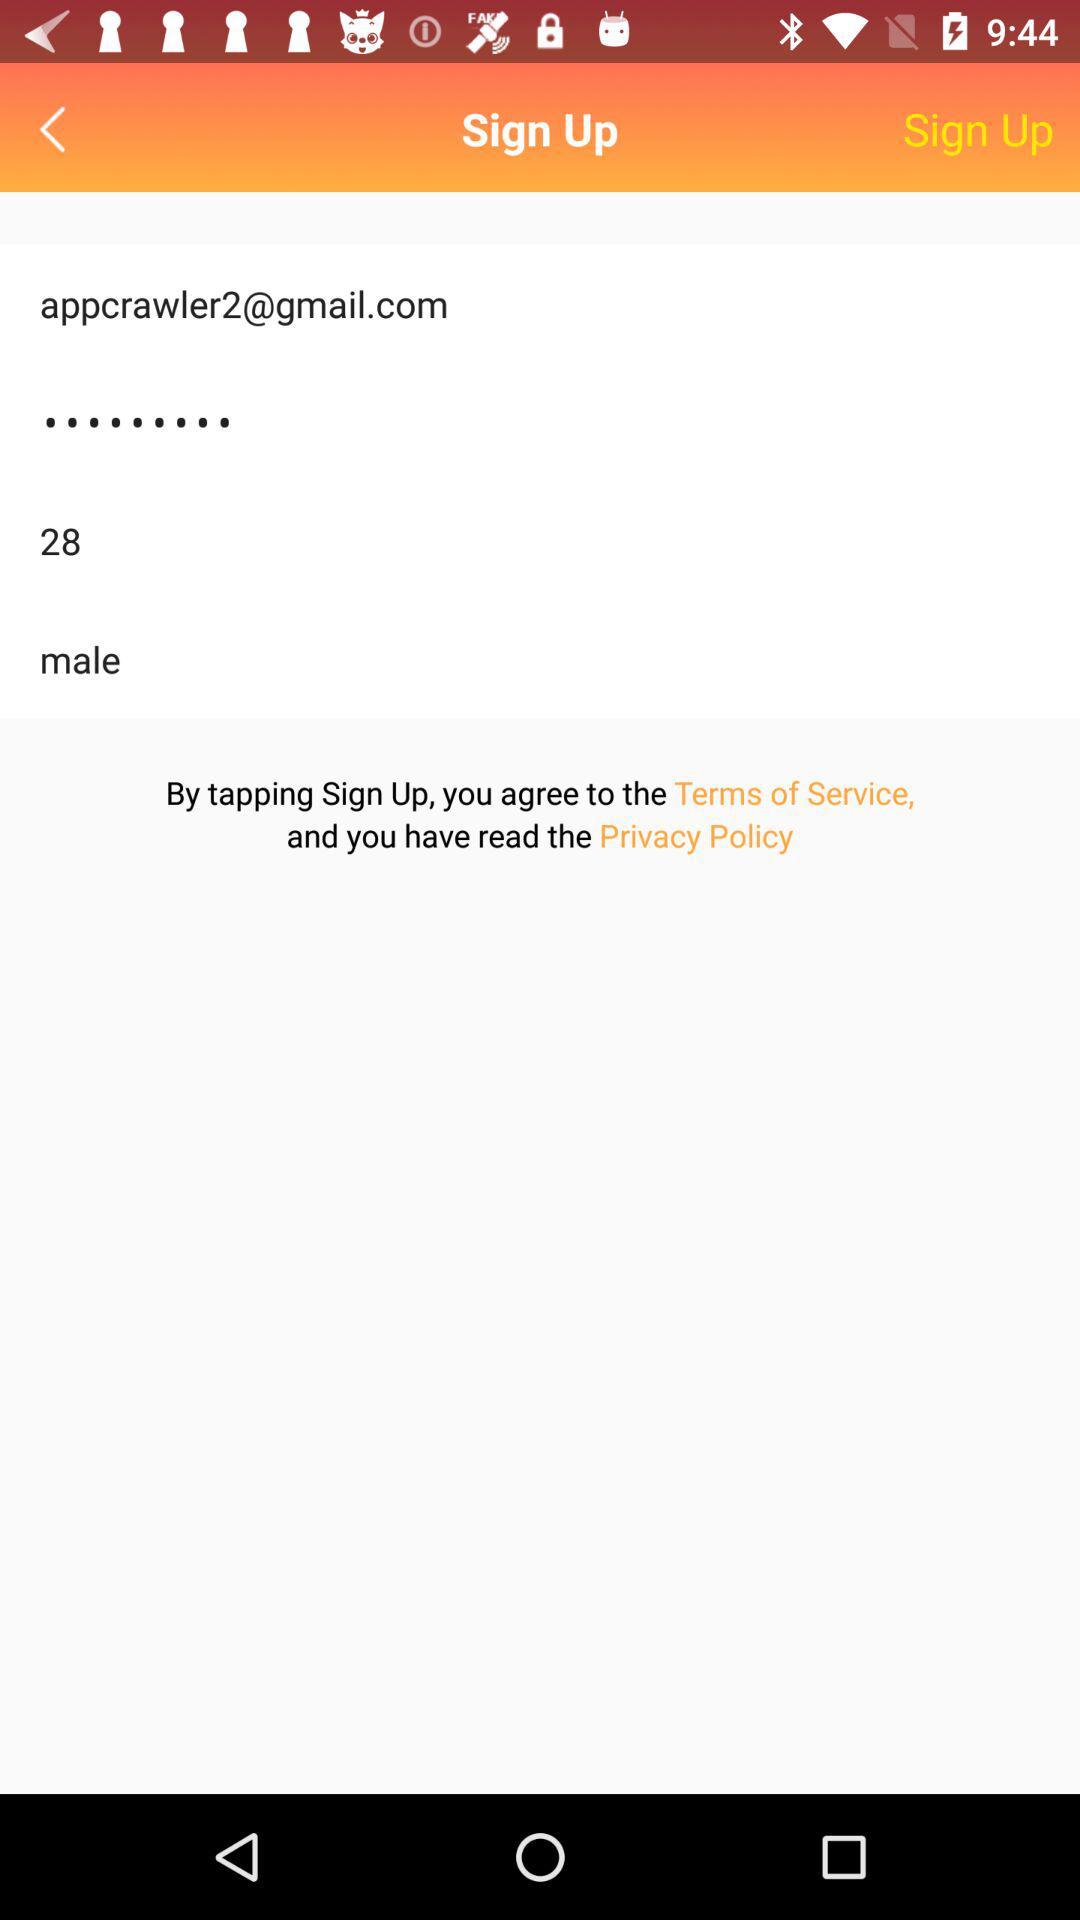 This screenshot has width=1080, height=1920. Describe the element at coordinates (56, 128) in the screenshot. I see `icon next to the sign up` at that location.